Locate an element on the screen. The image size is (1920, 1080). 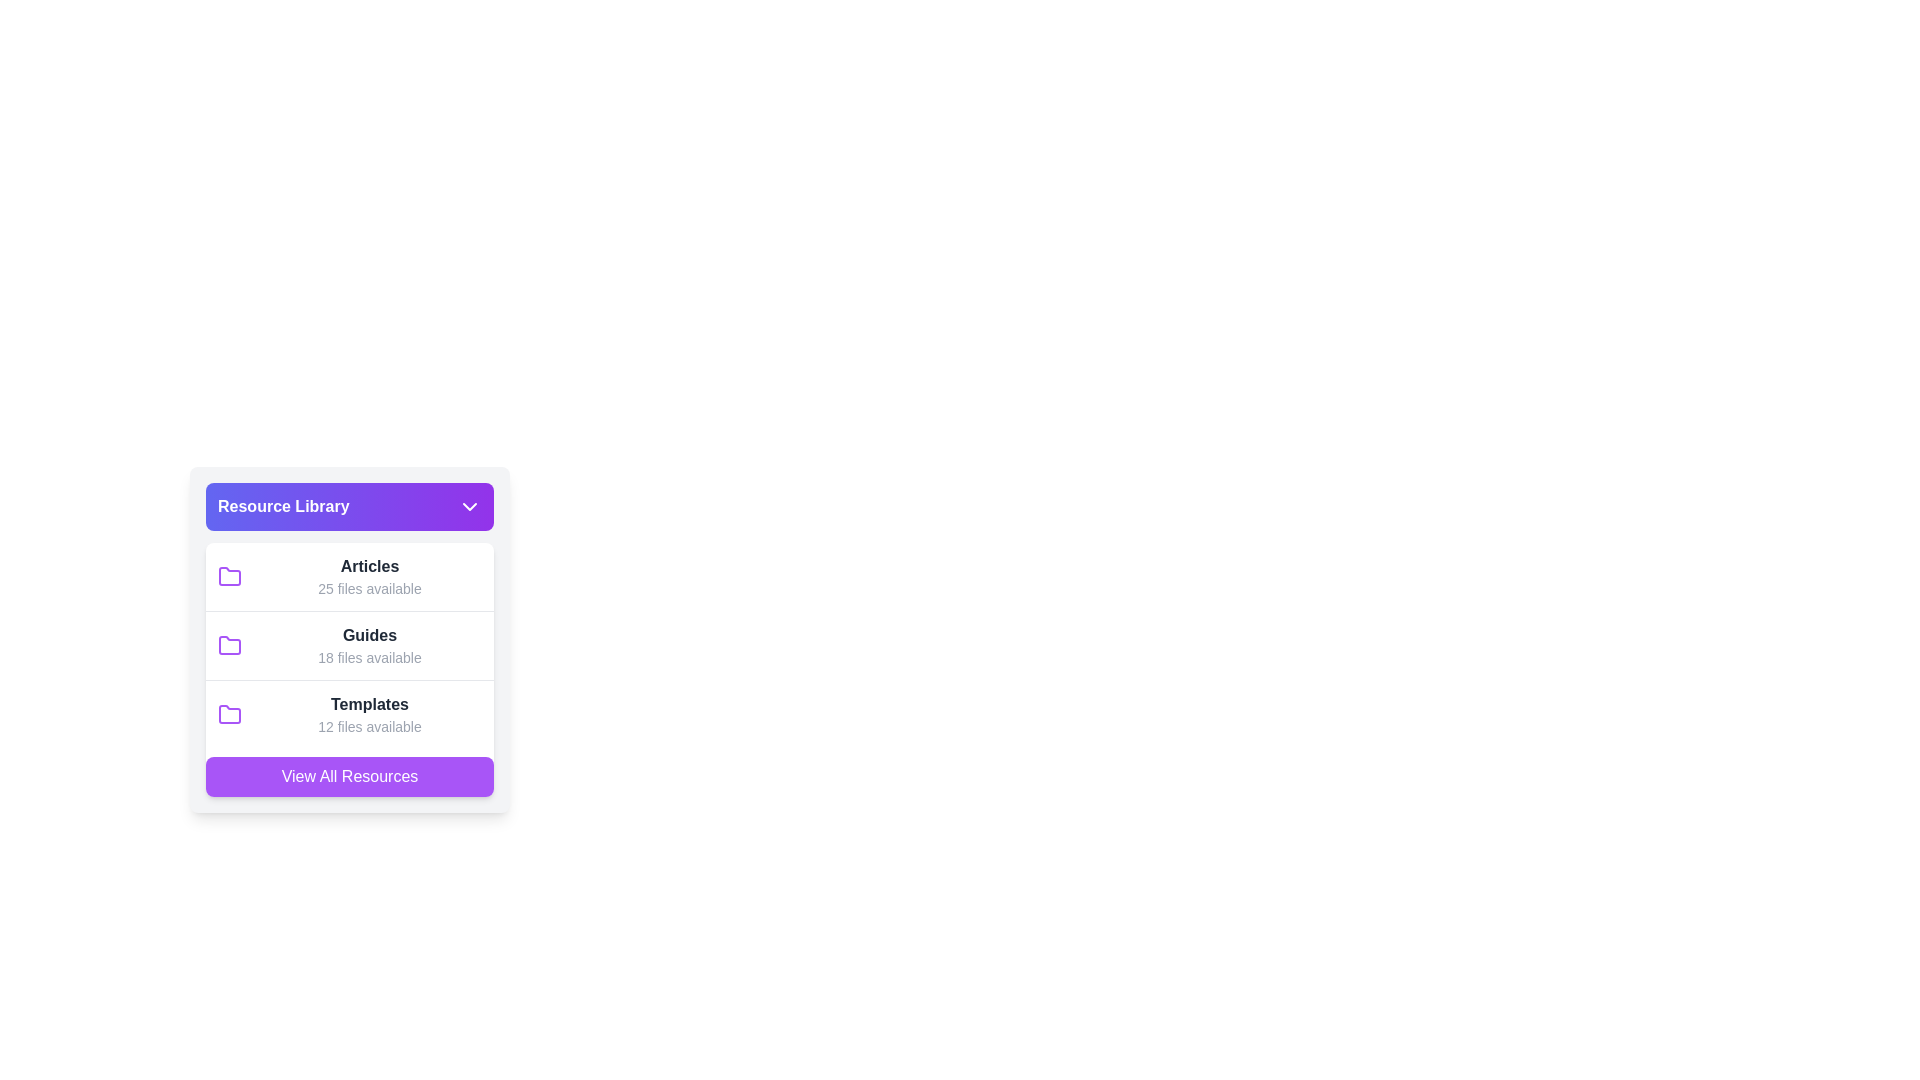
the non-interactive label that provides descriptive context for the section under 'Resource Library', located between 'Articles' and 'Templates' is located at coordinates (369, 636).